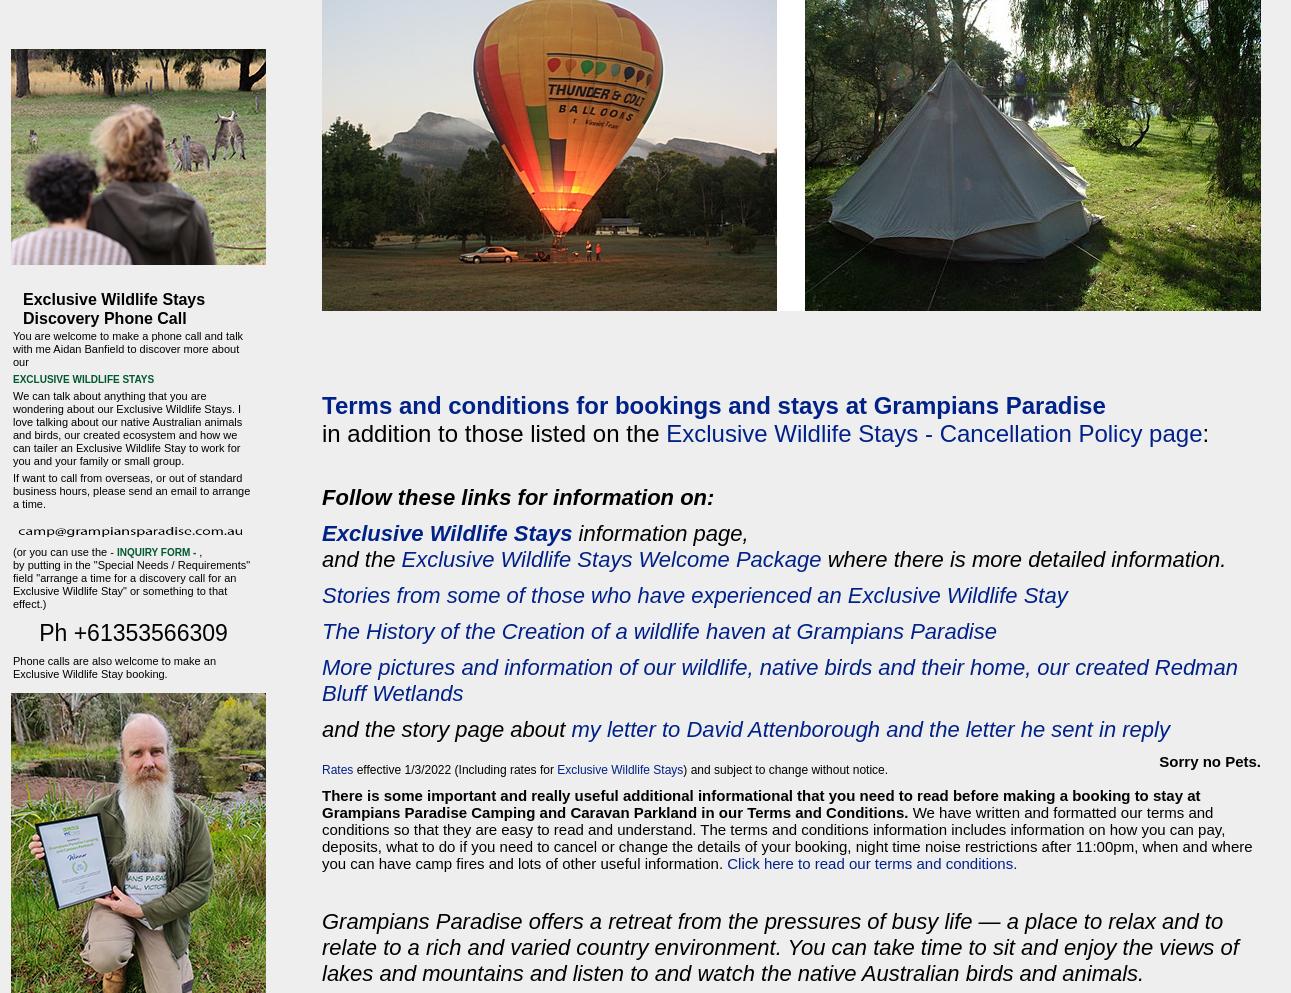  I want to click on 'my letter to David Attenborough and the letter he sent in reply', so click(869, 729).